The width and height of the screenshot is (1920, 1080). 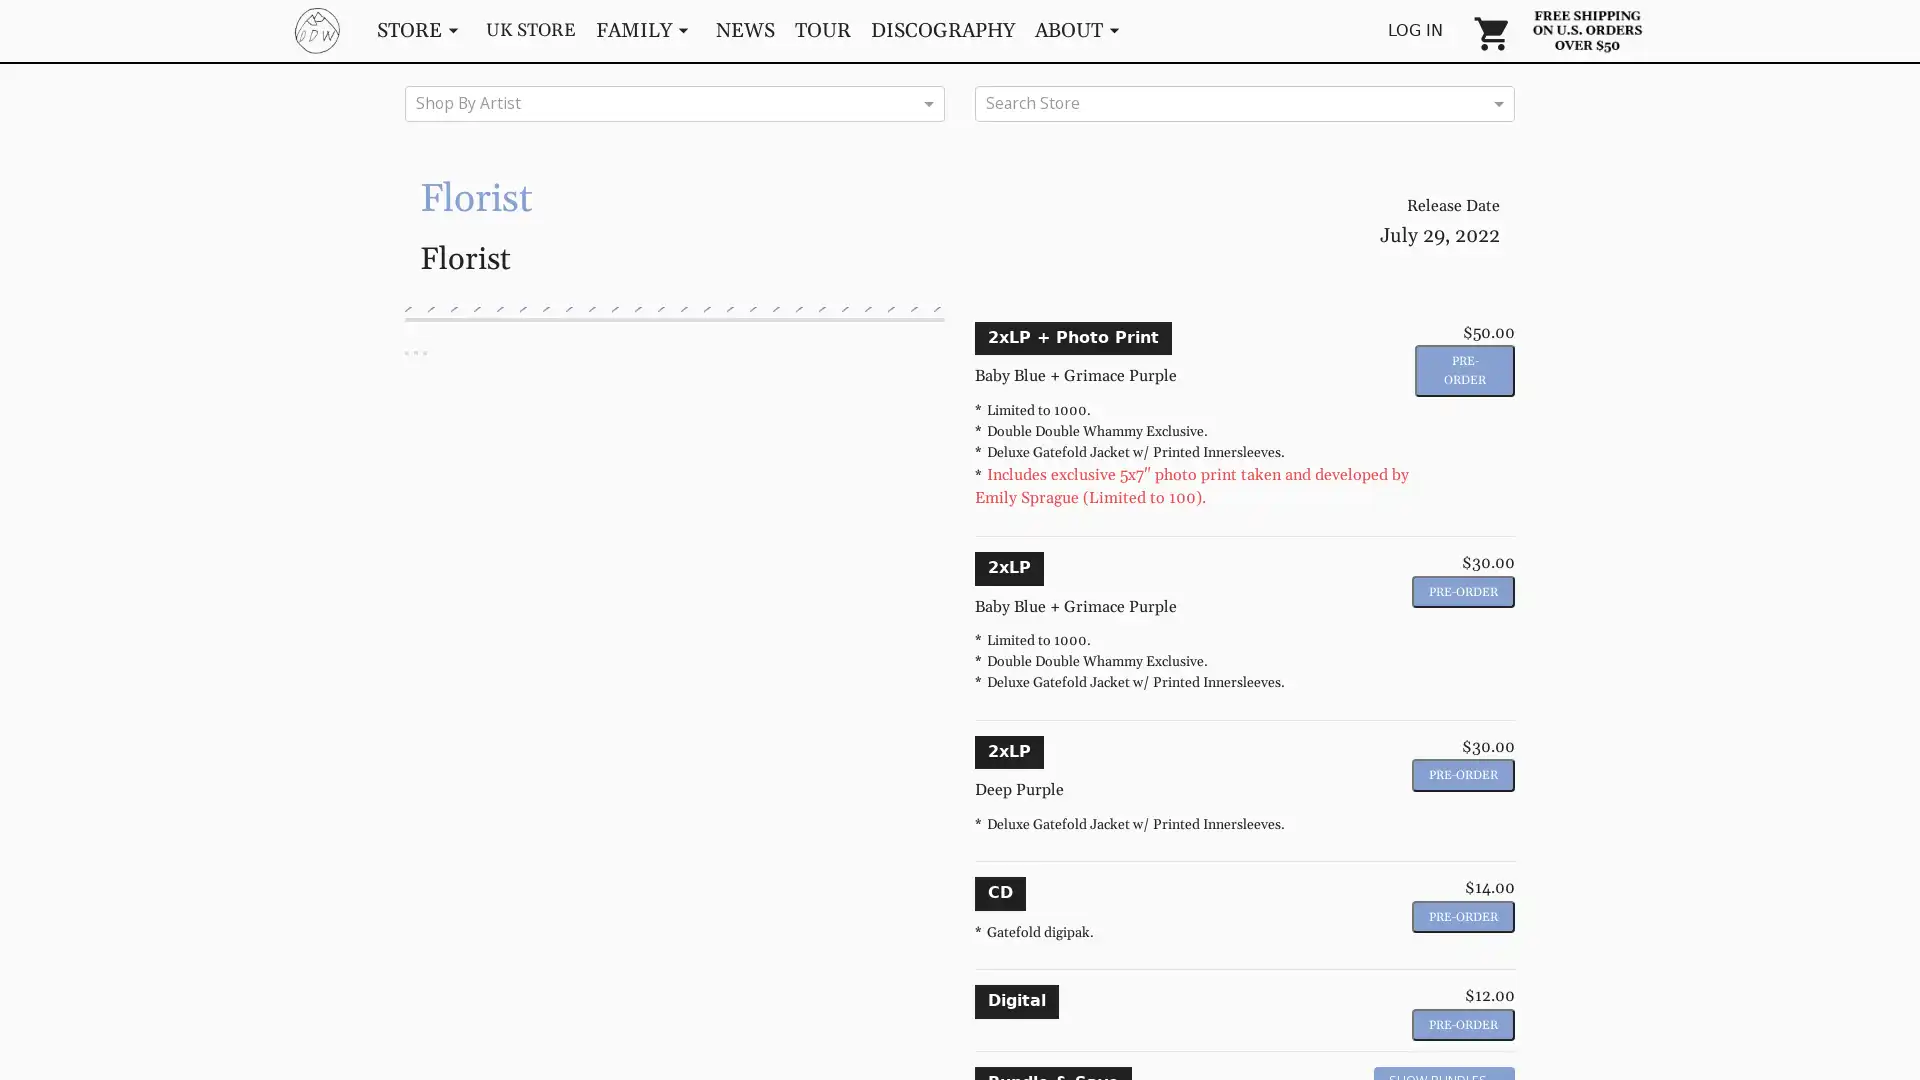 What do you see at coordinates (1463, 1024) in the screenshot?
I see `Pre-Order` at bounding box center [1463, 1024].